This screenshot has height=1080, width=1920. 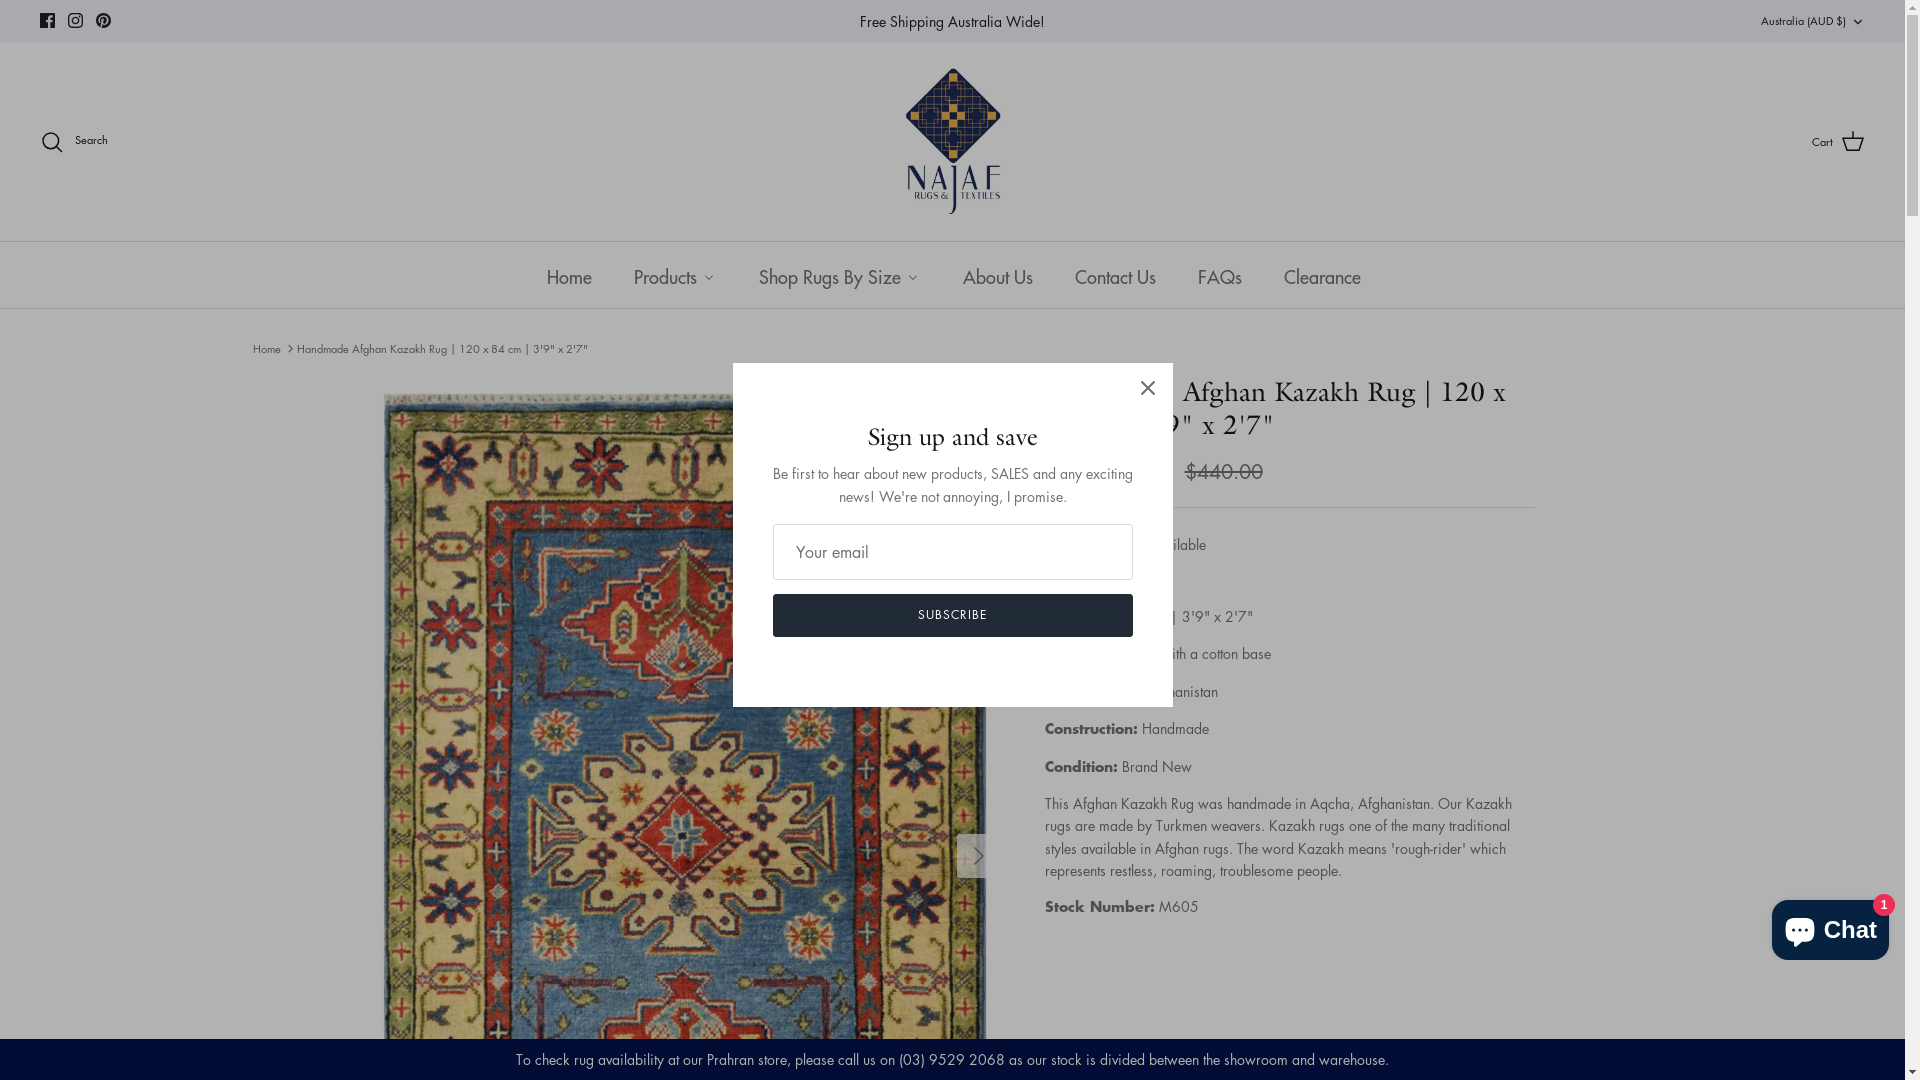 I want to click on 'Pinterest', so click(x=102, y=20).